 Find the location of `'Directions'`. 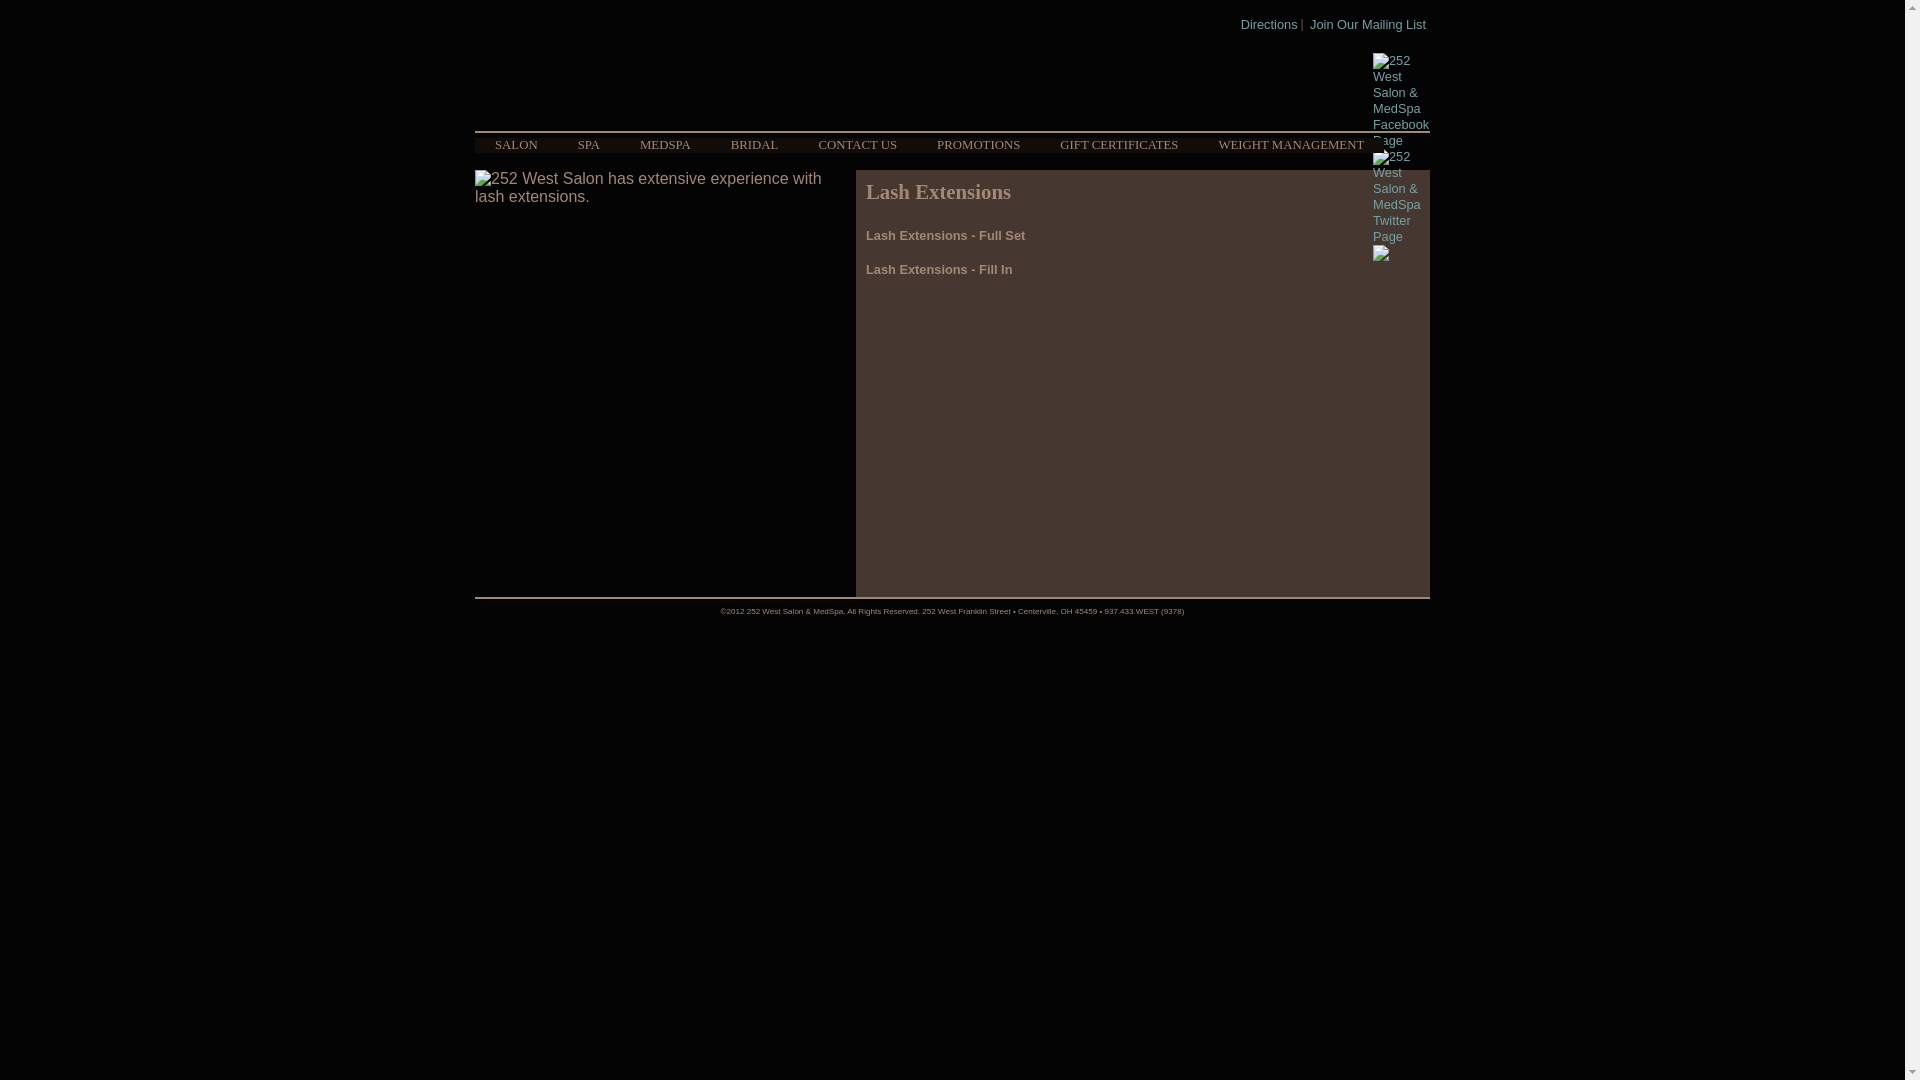

'Directions' is located at coordinates (1268, 24).